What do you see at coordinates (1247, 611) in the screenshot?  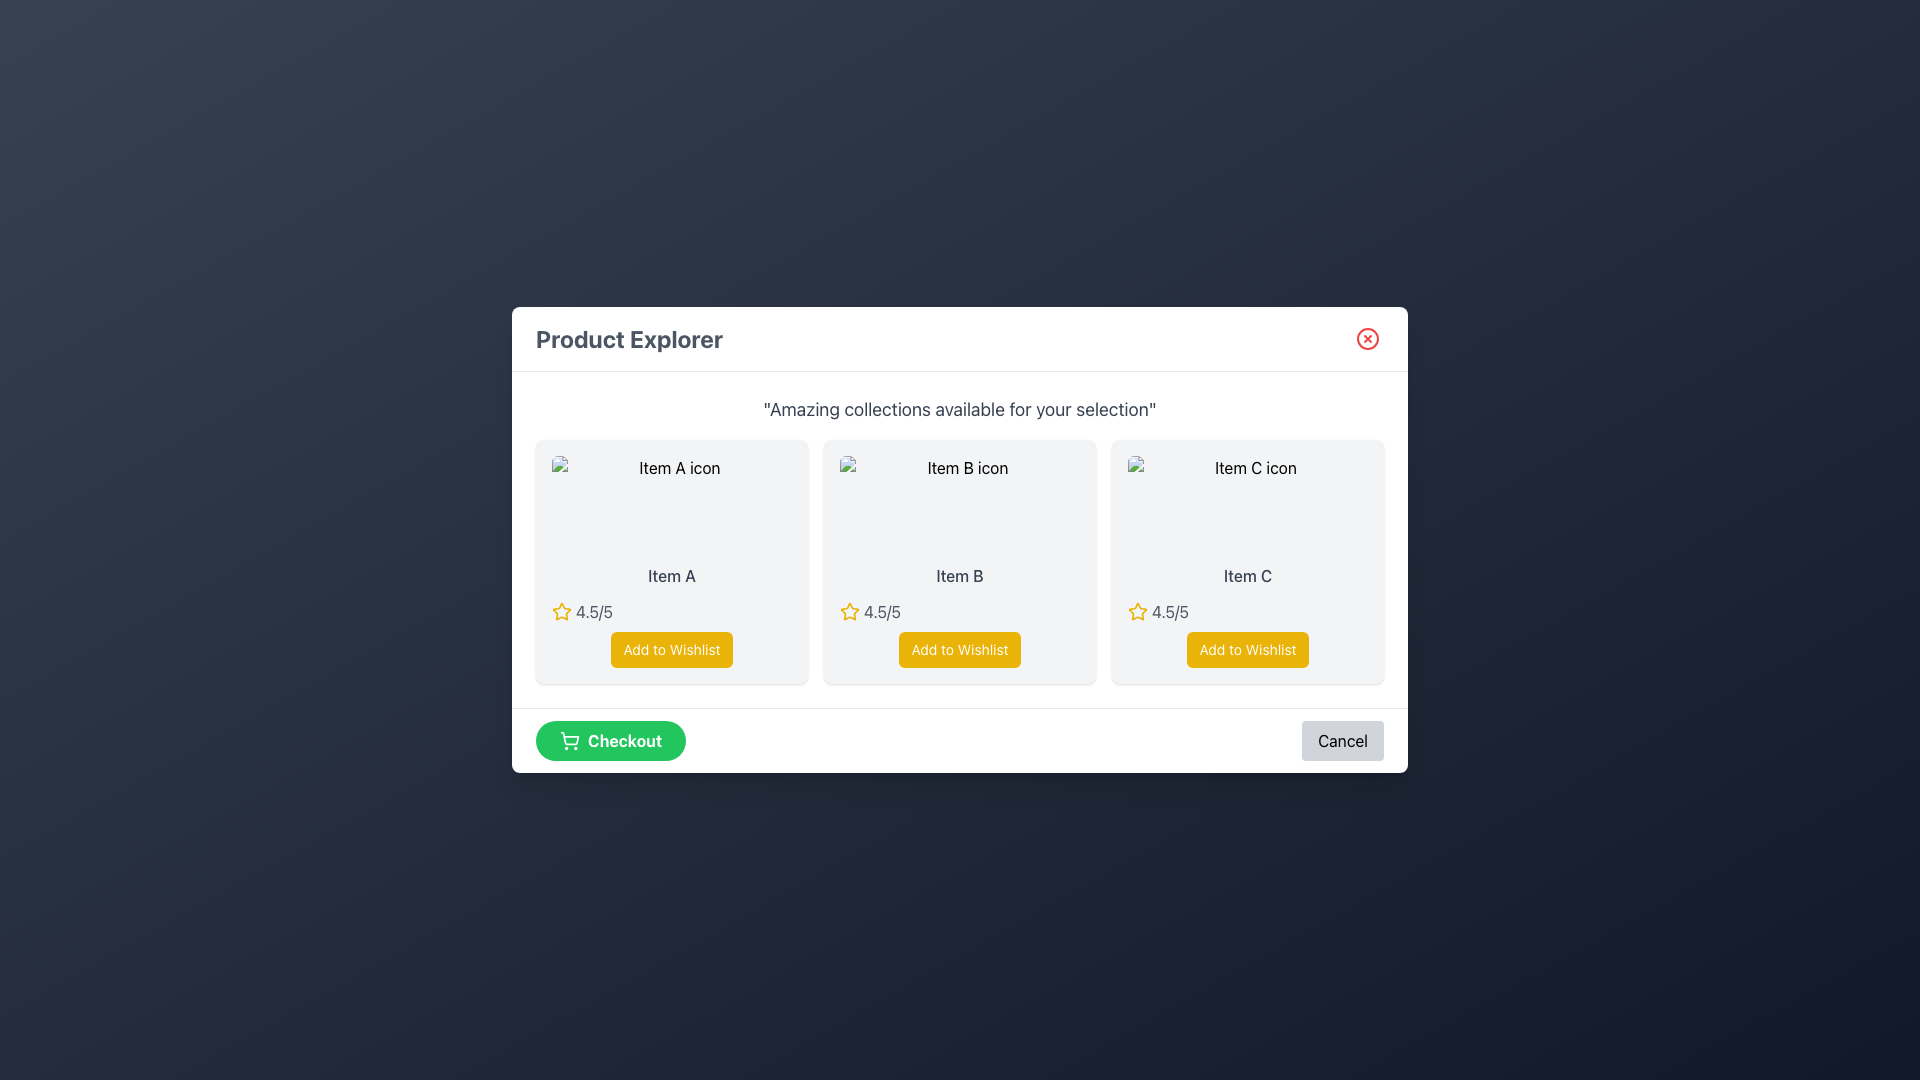 I see `the Rating display for 'Item C'` at bounding box center [1247, 611].